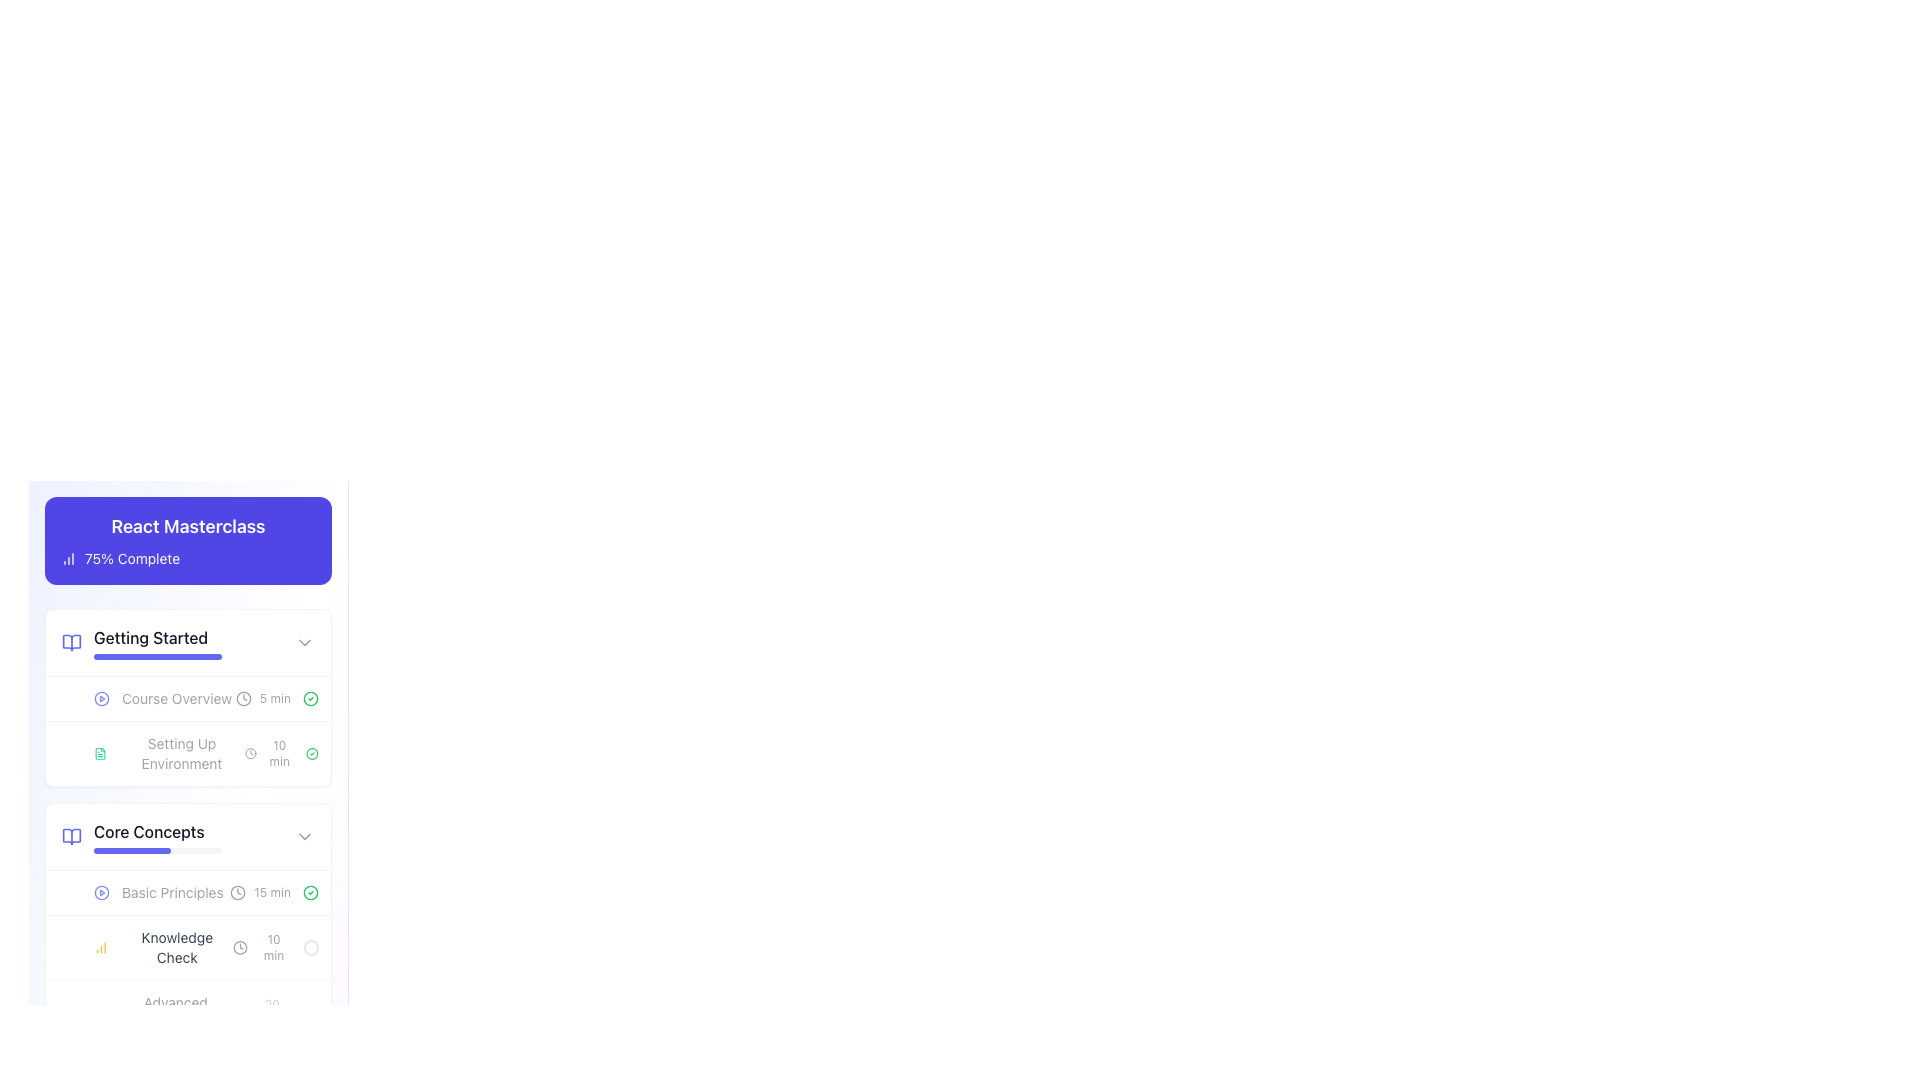 The width and height of the screenshot is (1920, 1080). Describe the element at coordinates (131, 851) in the screenshot. I see `the progress bar located in the 'Core Concepts' section under the 'React Masterclass' sidebar menu, which visually depicts the completion percentage for a specific module or task` at that location.